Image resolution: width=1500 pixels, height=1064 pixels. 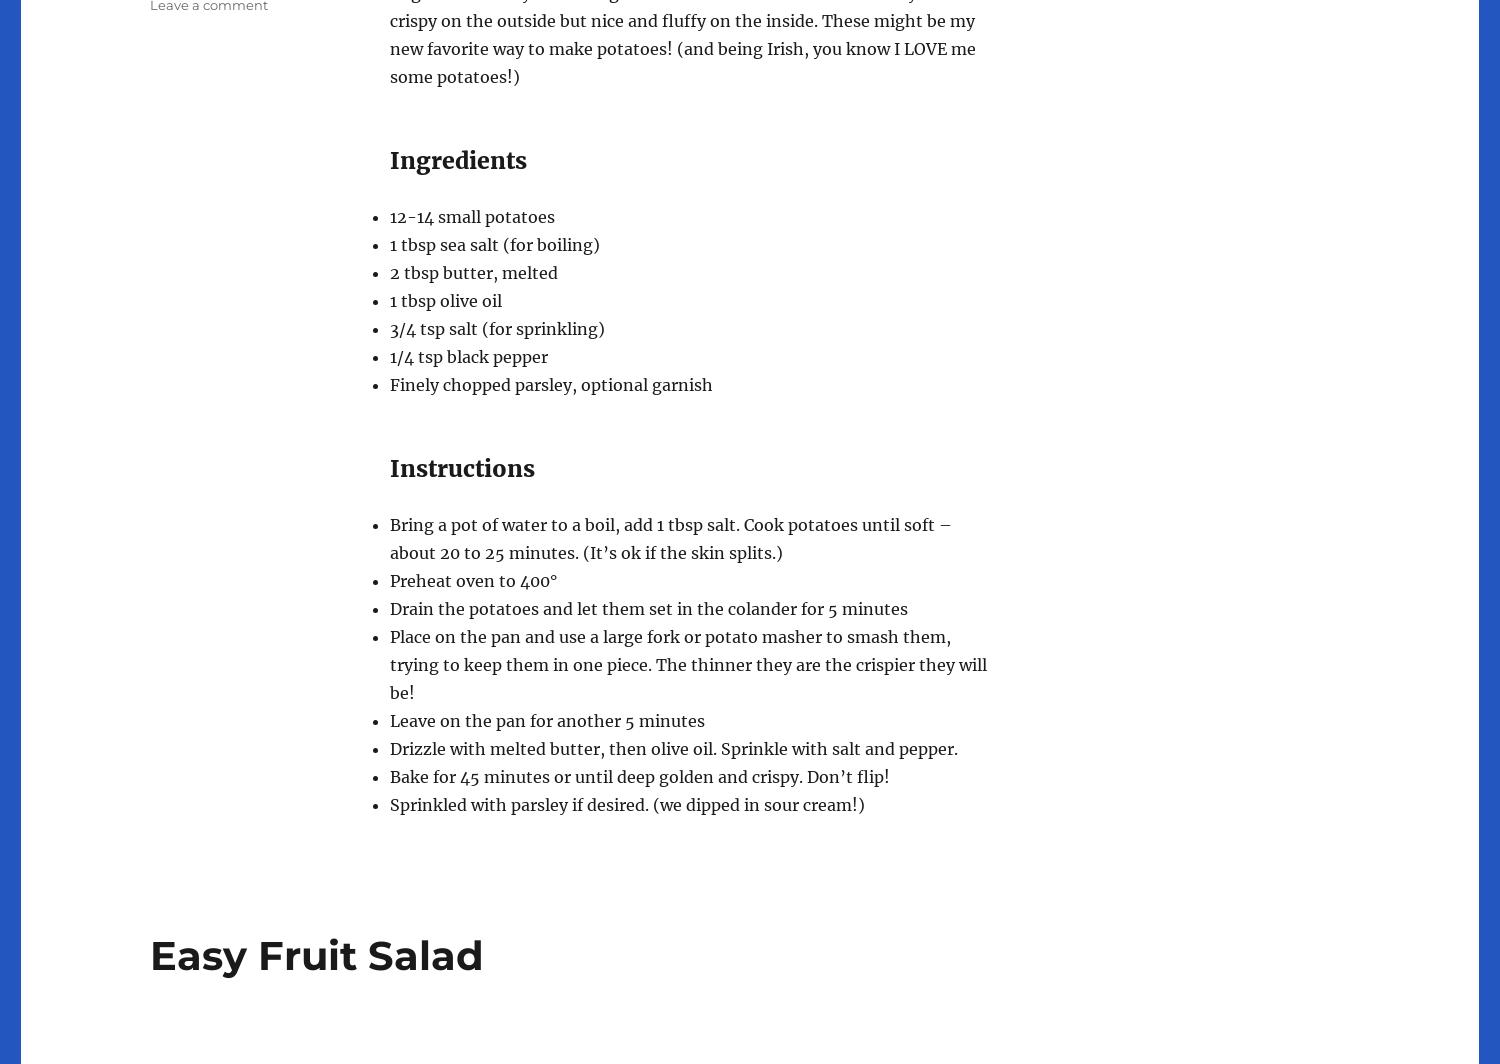 What do you see at coordinates (472, 579) in the screenshot?
I see `'Preheat oven to 400°'` at bounding box center [472, 579].